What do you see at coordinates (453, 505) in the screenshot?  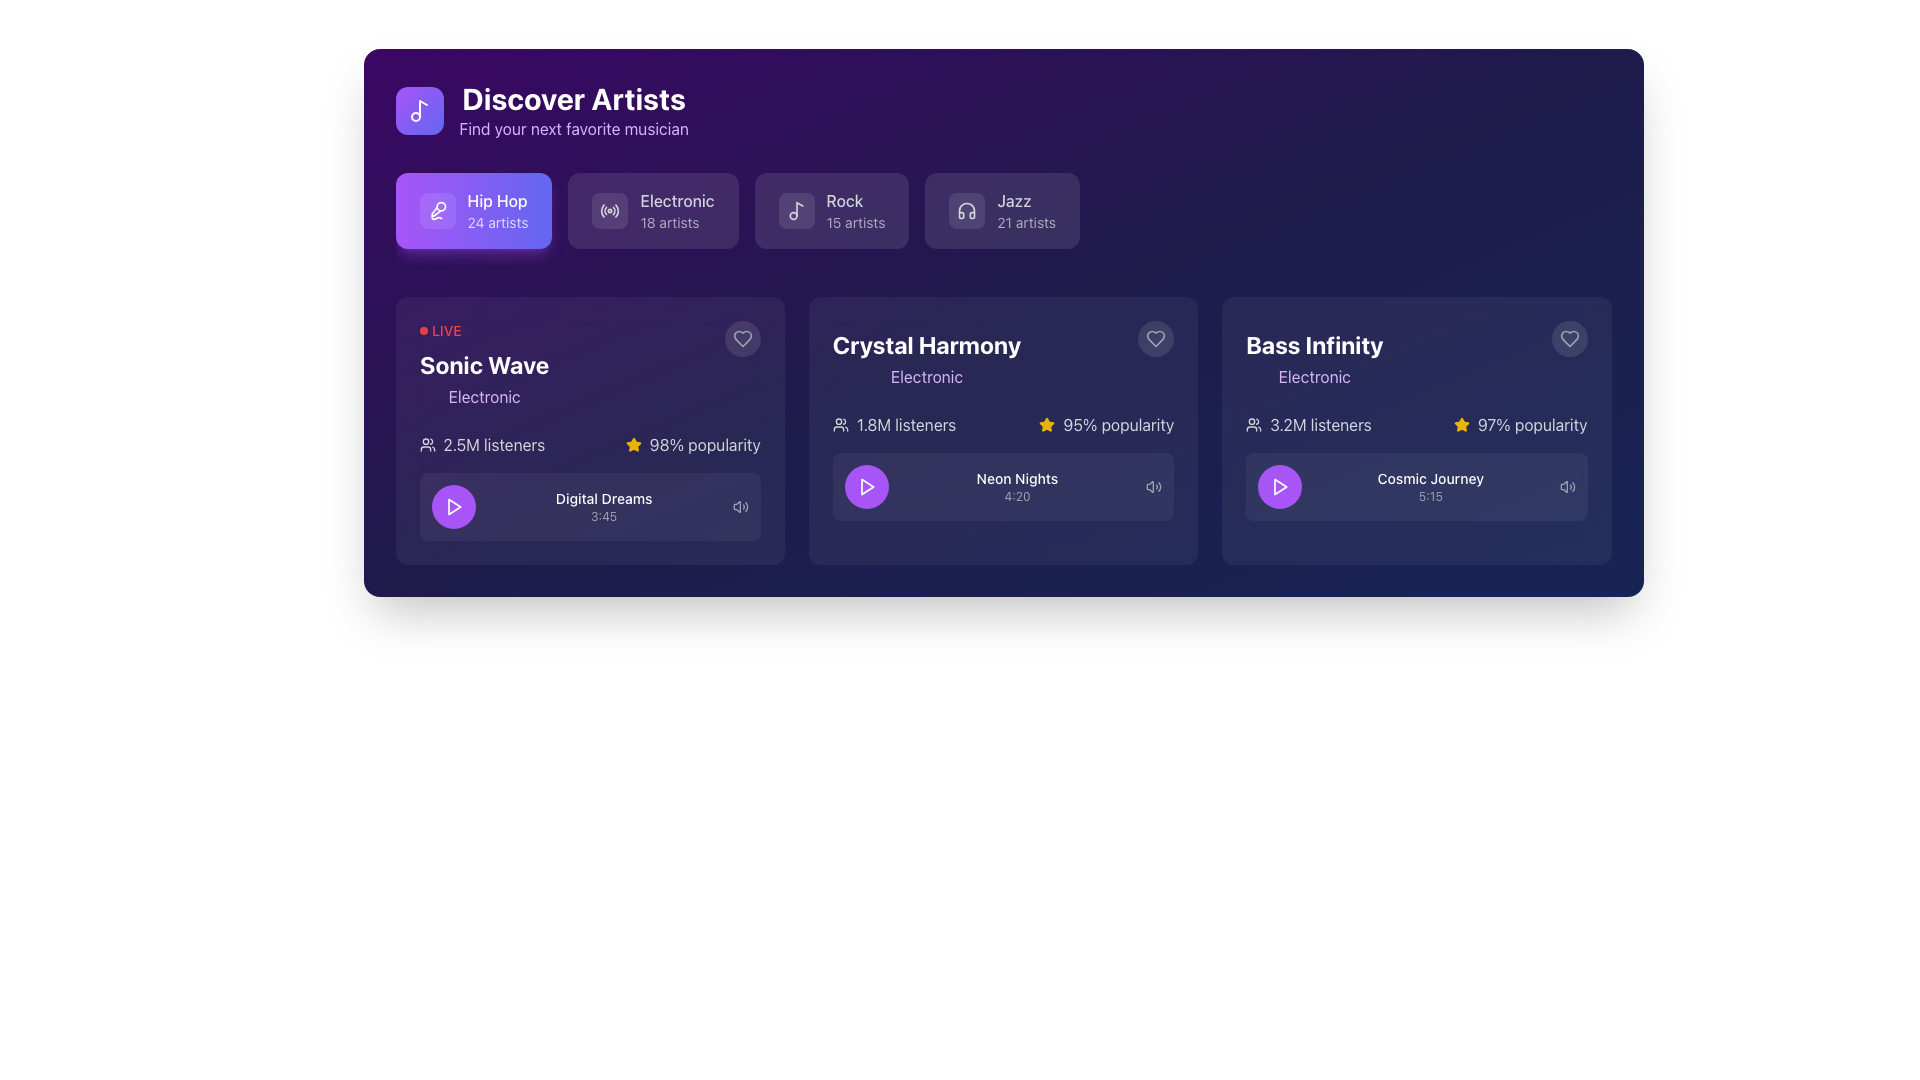 I see `the circular play button icon for the track 'Digital Dreams' located in the bottom-left corner of the 'Sonic Wave' section` at bounding box center [453, 505].